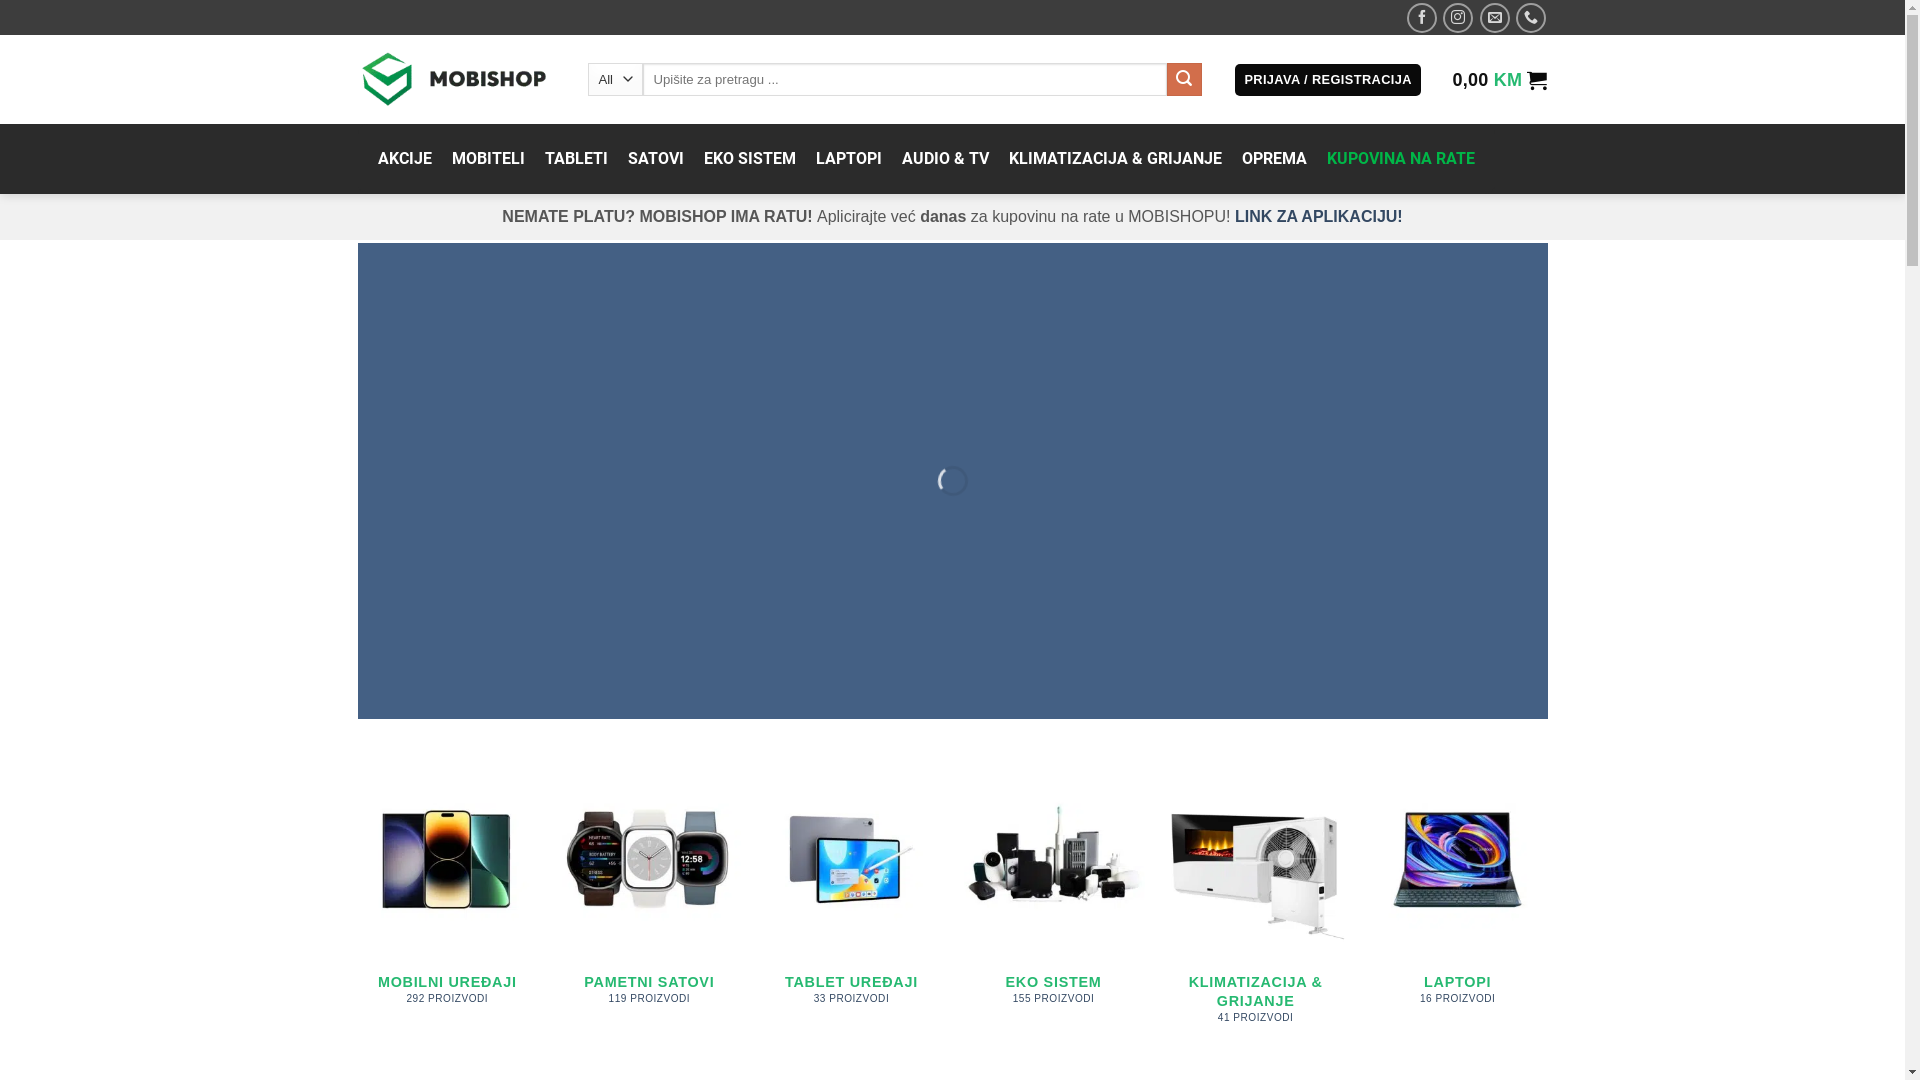 The width and height of the screenshot is (1920, 1080). I want to click on 'Follow on Facebook', so click(1420, 16).